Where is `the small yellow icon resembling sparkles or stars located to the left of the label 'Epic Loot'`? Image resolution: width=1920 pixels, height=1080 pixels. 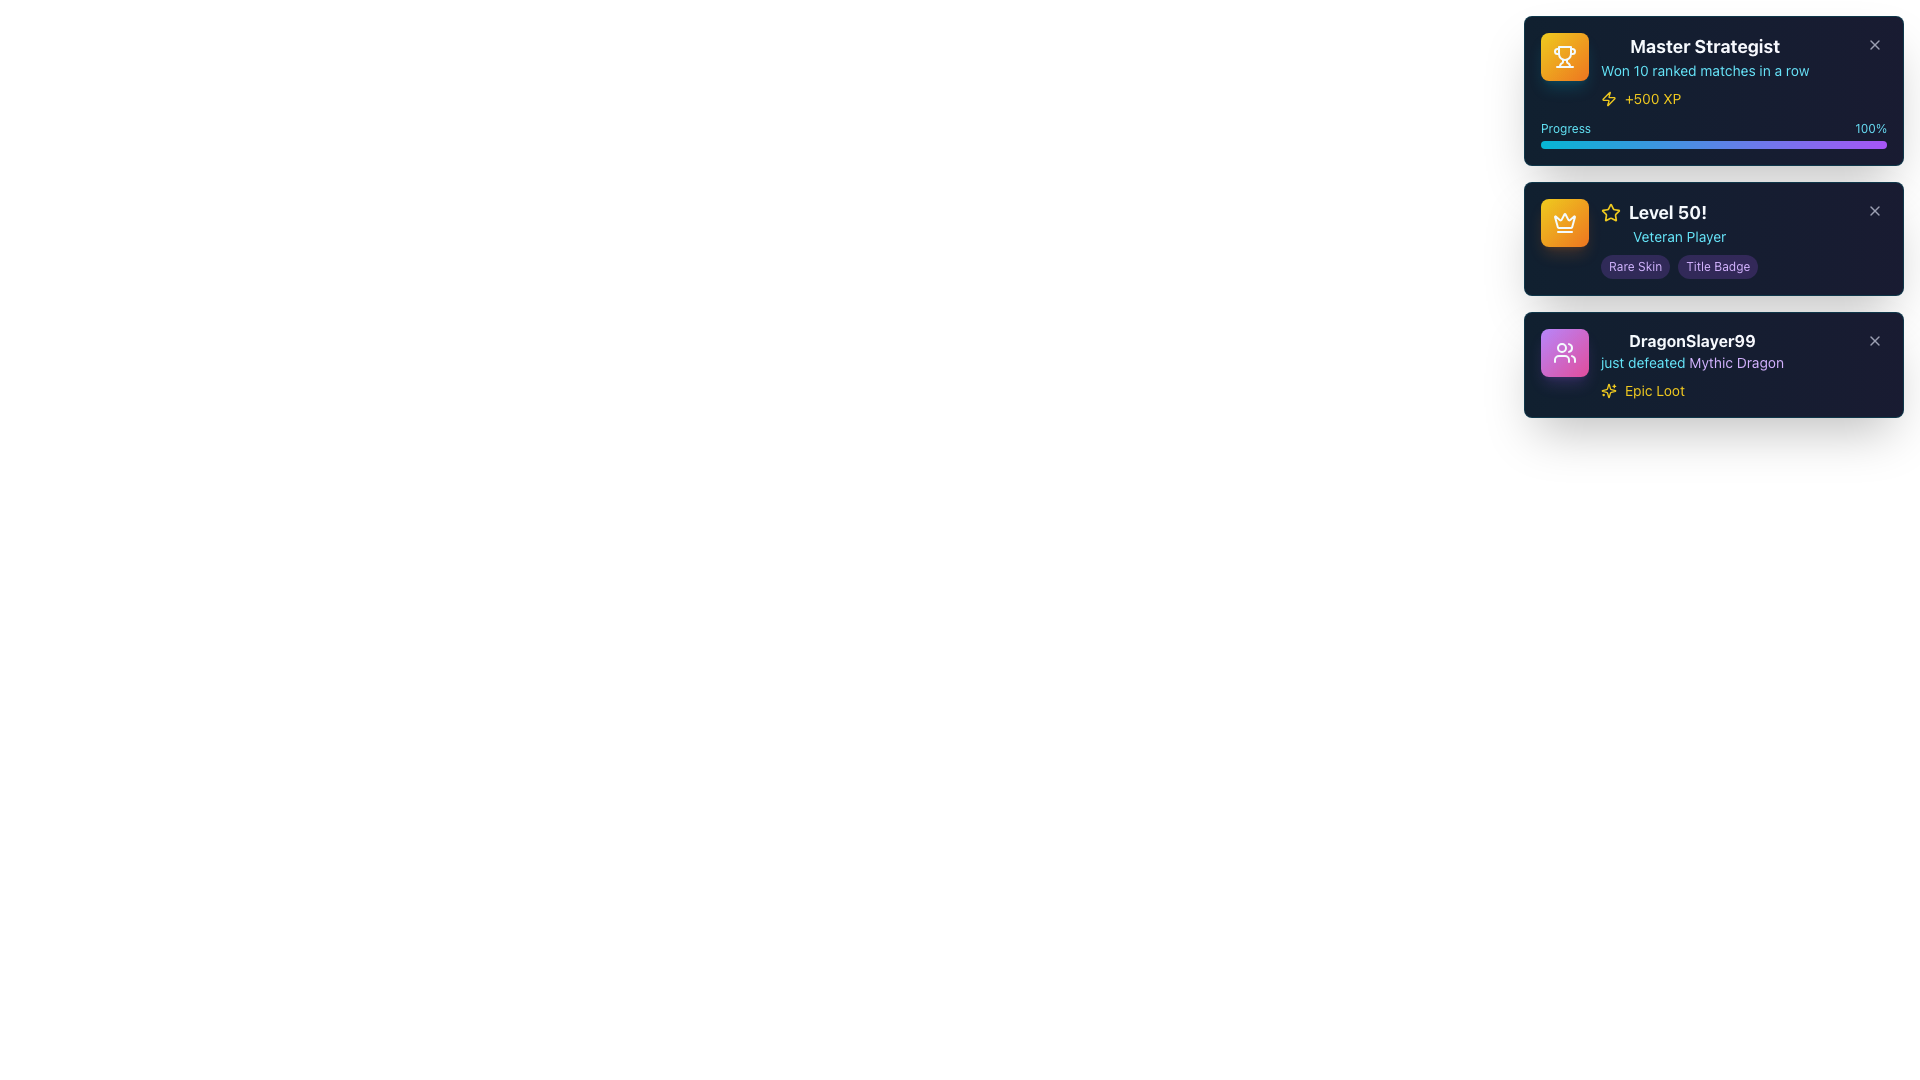
the small yellow icon resembling sparkles or stars located to the left of the label 'Epic Loot' is located at coordinates (1608, 390).